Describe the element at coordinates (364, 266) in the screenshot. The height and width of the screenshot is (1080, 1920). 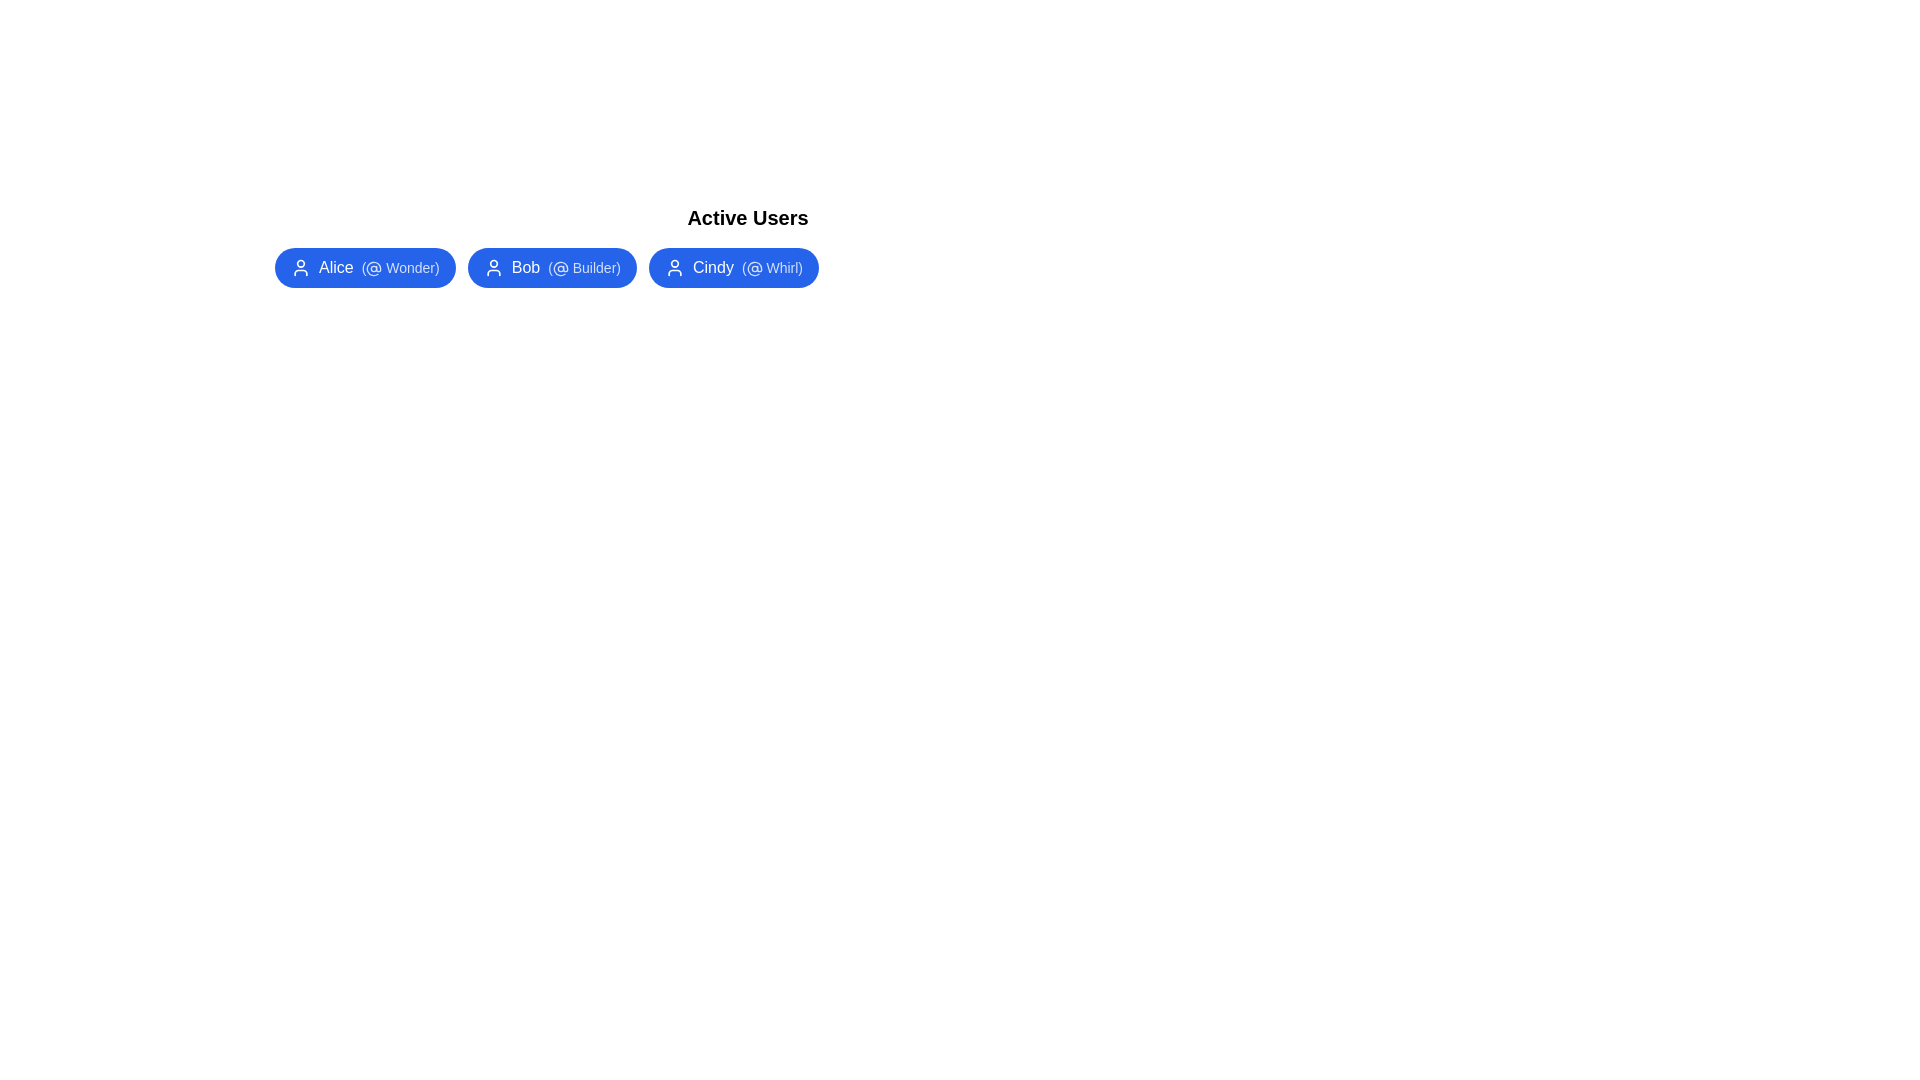
I see `the interactive chip representing Alice to open its context menu` at that location.